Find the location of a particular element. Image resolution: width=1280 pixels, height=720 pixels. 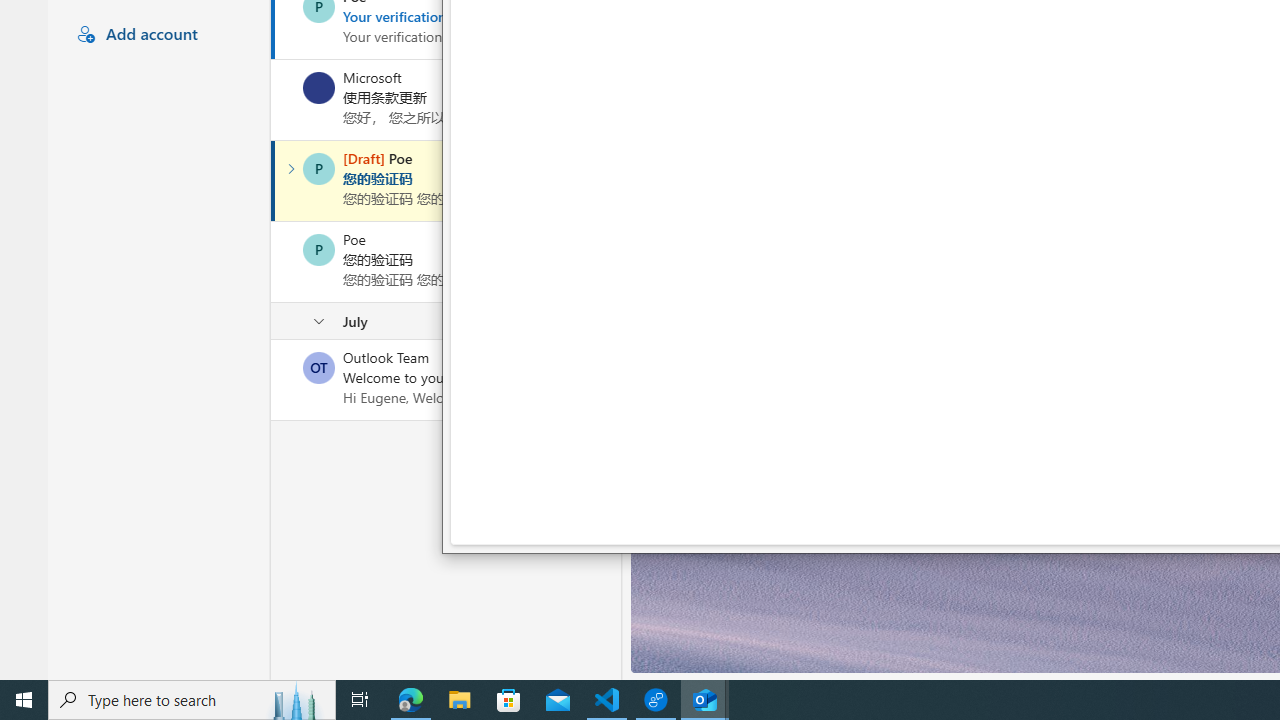

'Microsoft' is located at coordinates (318, 86).